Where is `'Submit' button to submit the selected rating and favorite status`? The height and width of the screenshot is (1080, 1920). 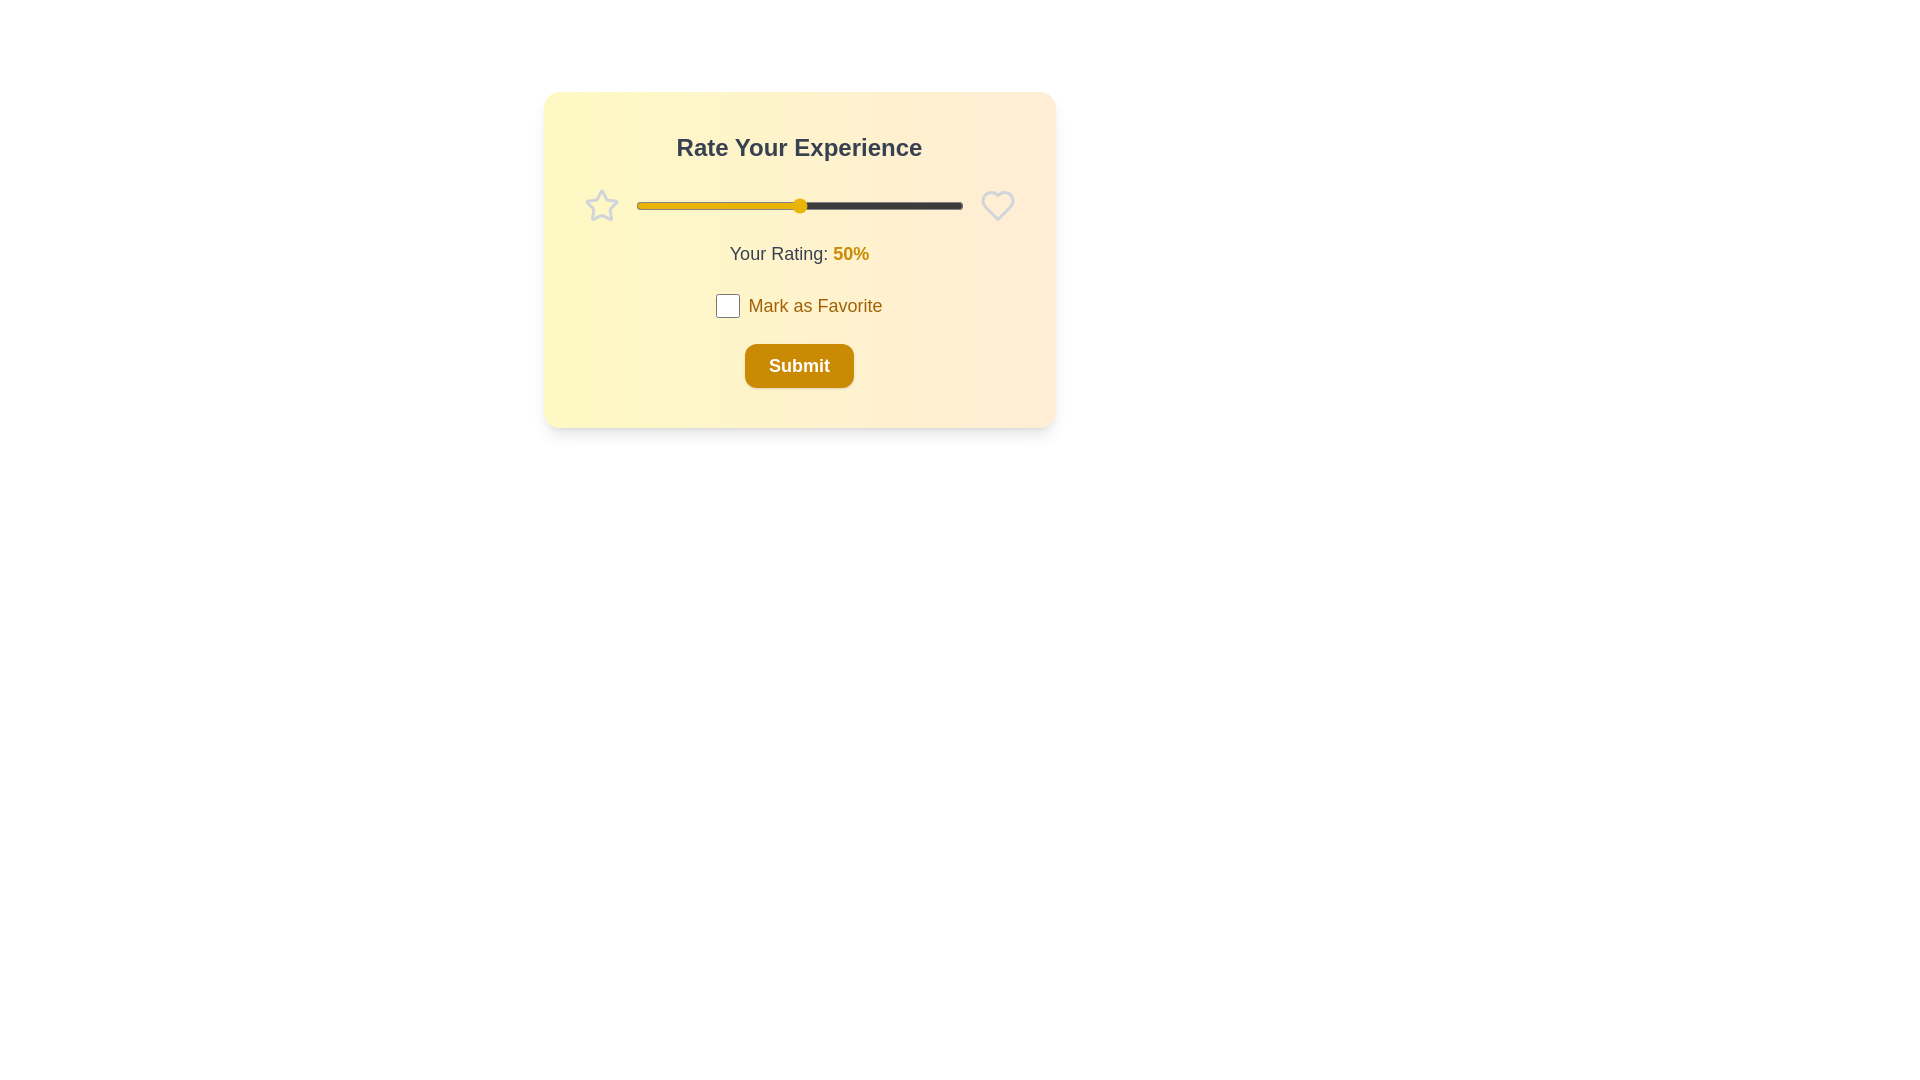 'Submit' button to submit the selected rating and favorite status is located at coordinates (798, 366).